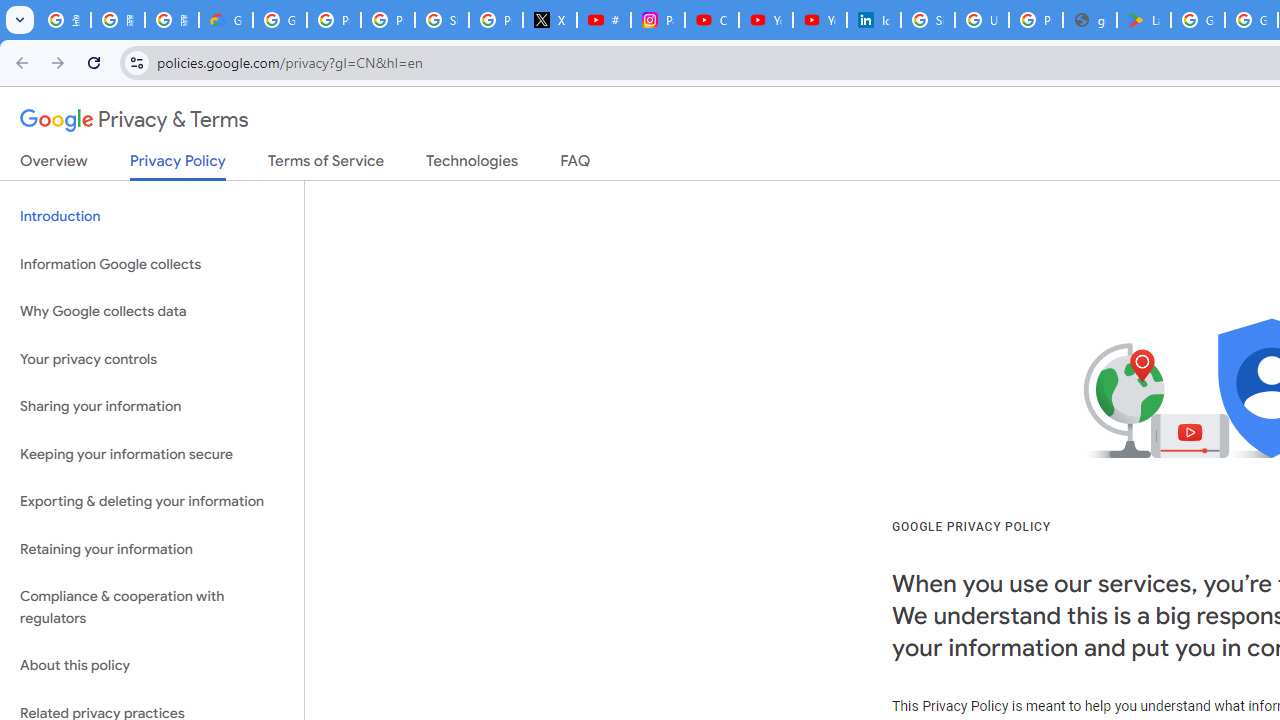 The height and width of the screenshot is (720, 1280). I want to click on 'Sharing your information', so click(151, 406).